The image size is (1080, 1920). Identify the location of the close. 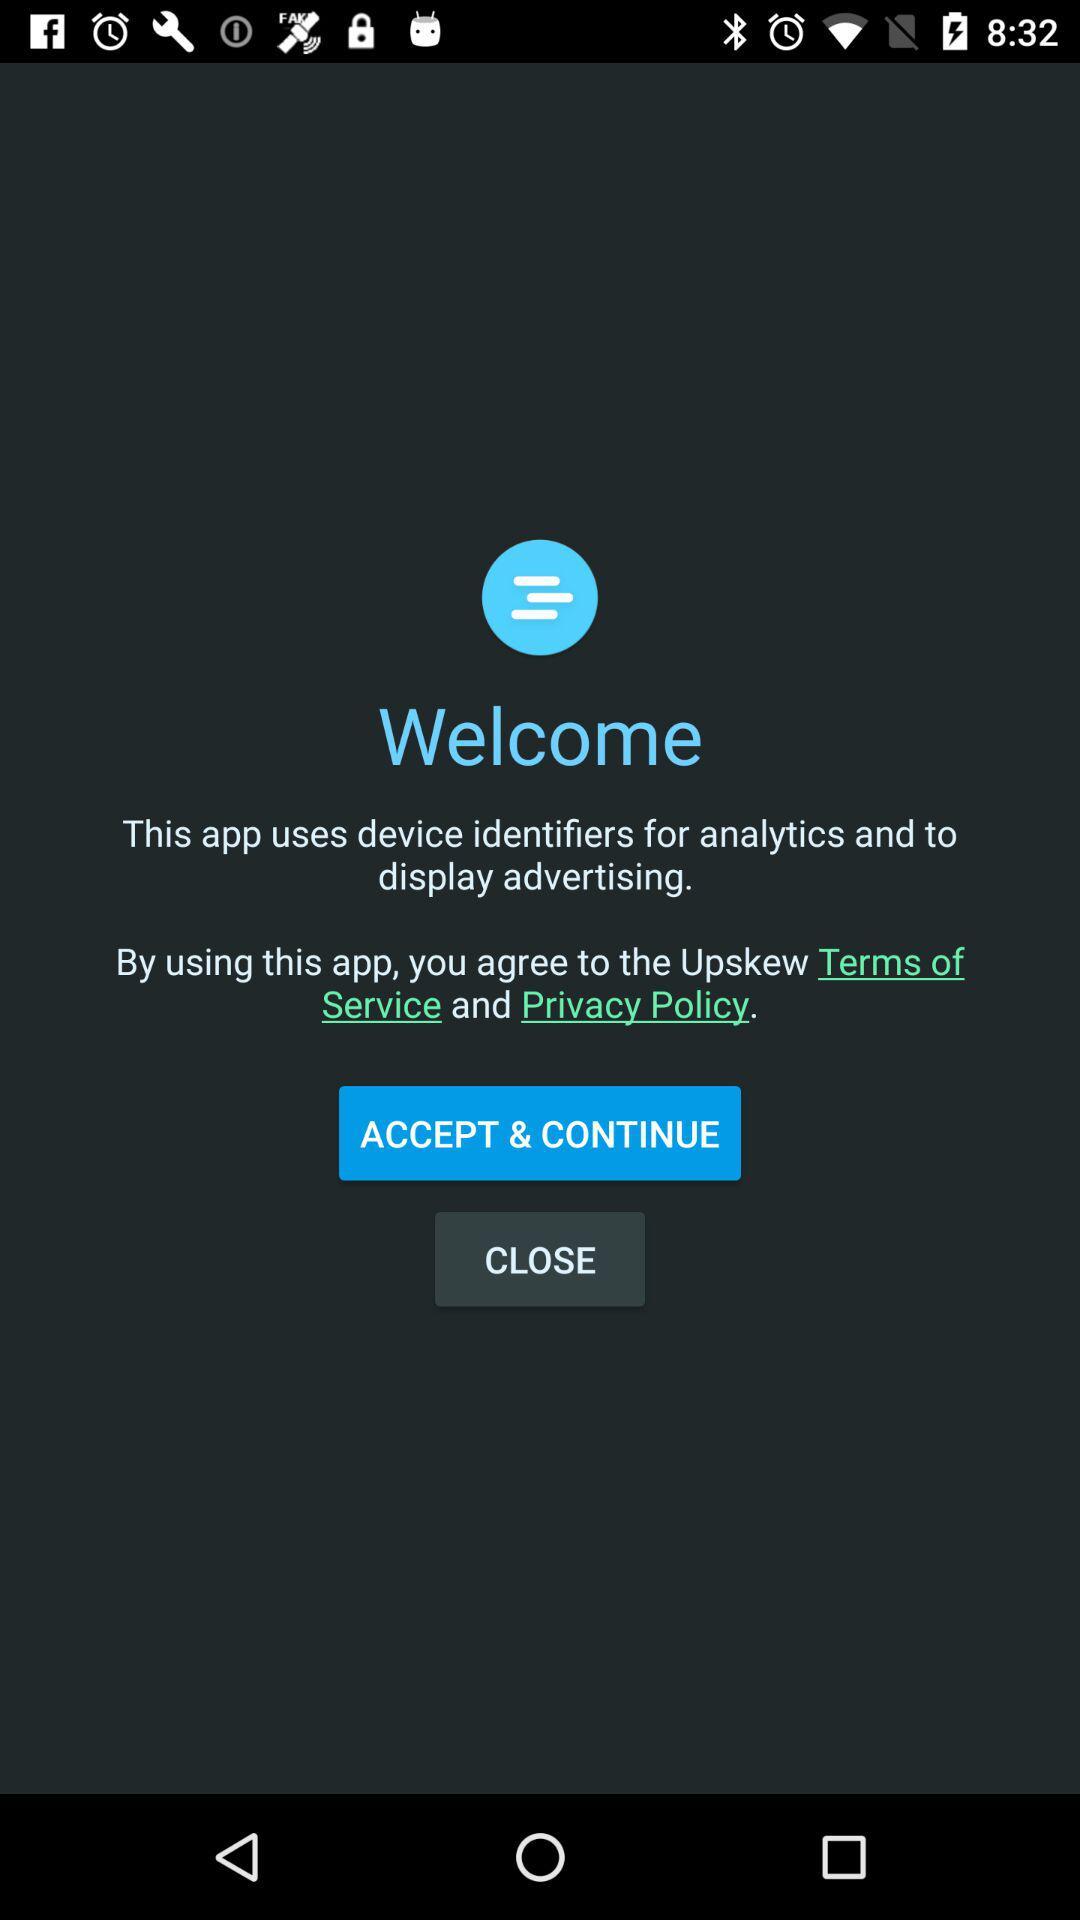
(540, 1258).